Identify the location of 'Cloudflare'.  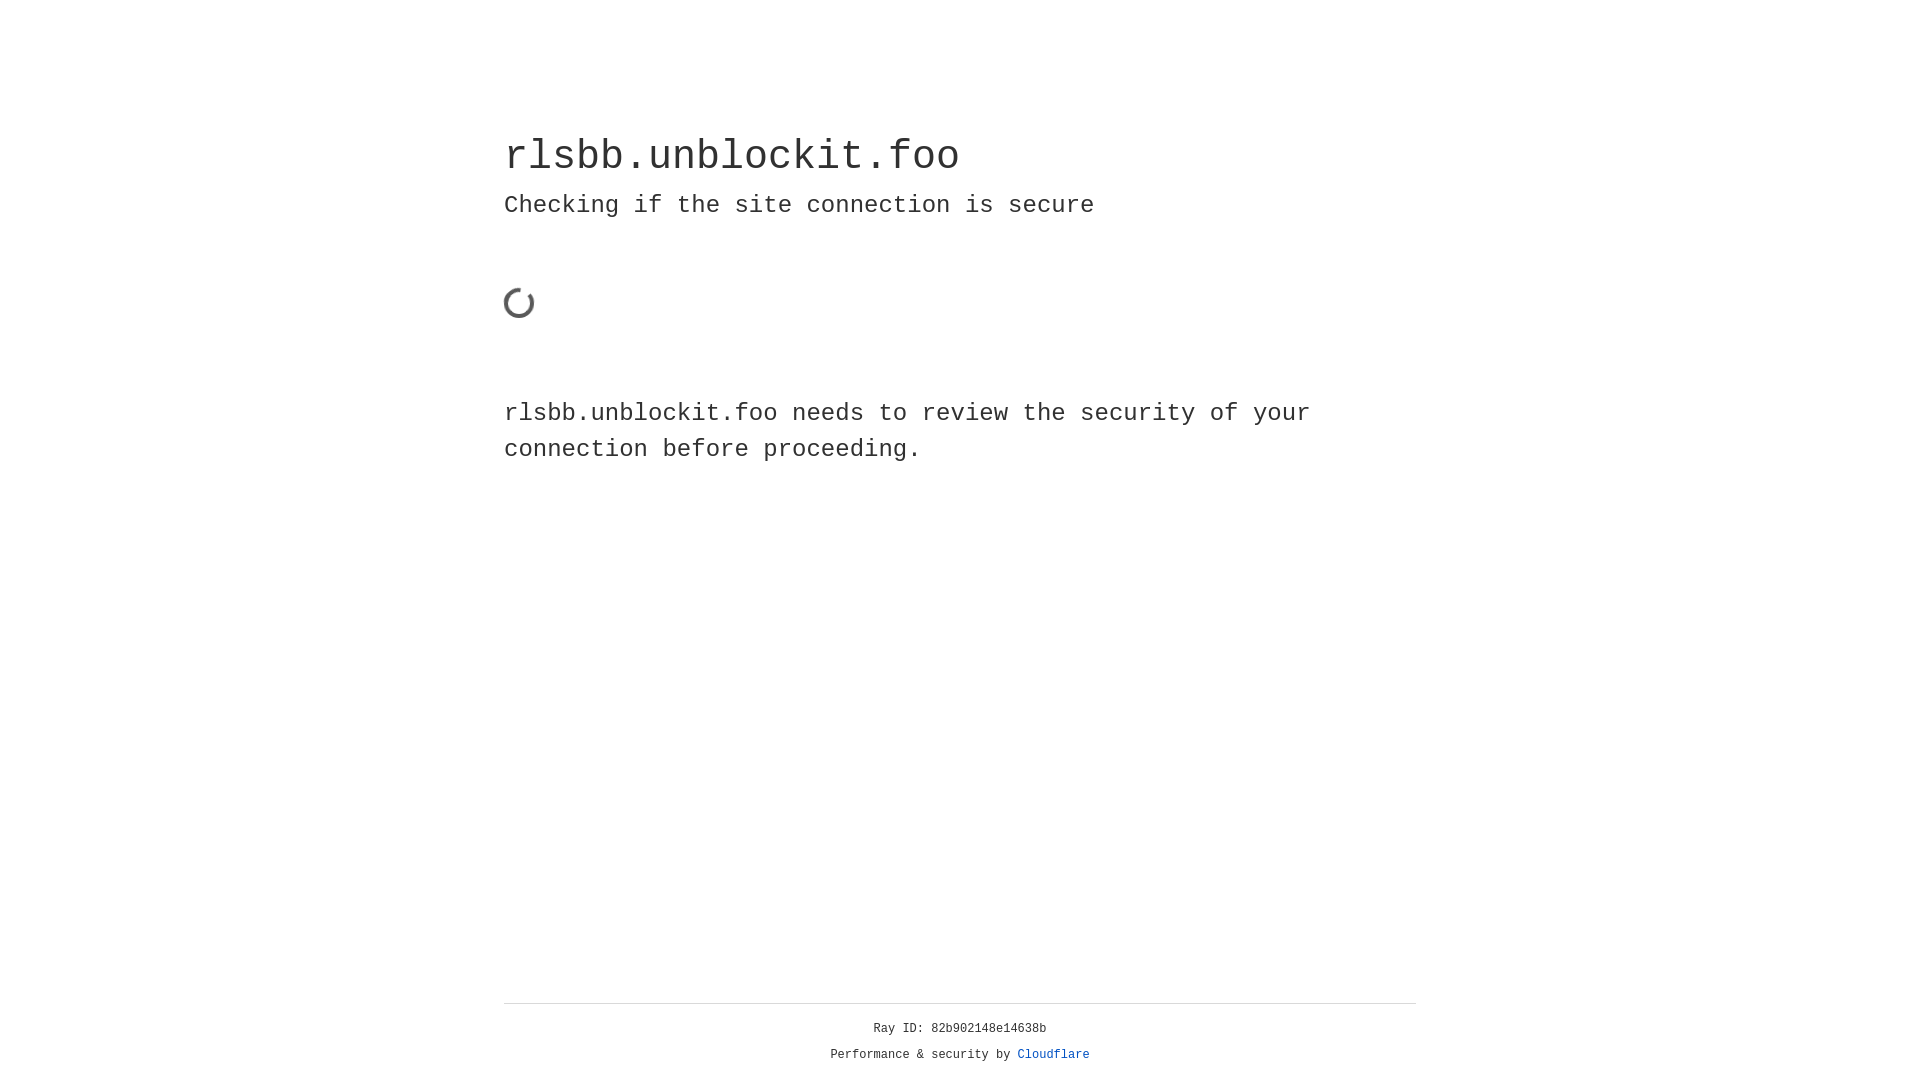
(1017, 1054).